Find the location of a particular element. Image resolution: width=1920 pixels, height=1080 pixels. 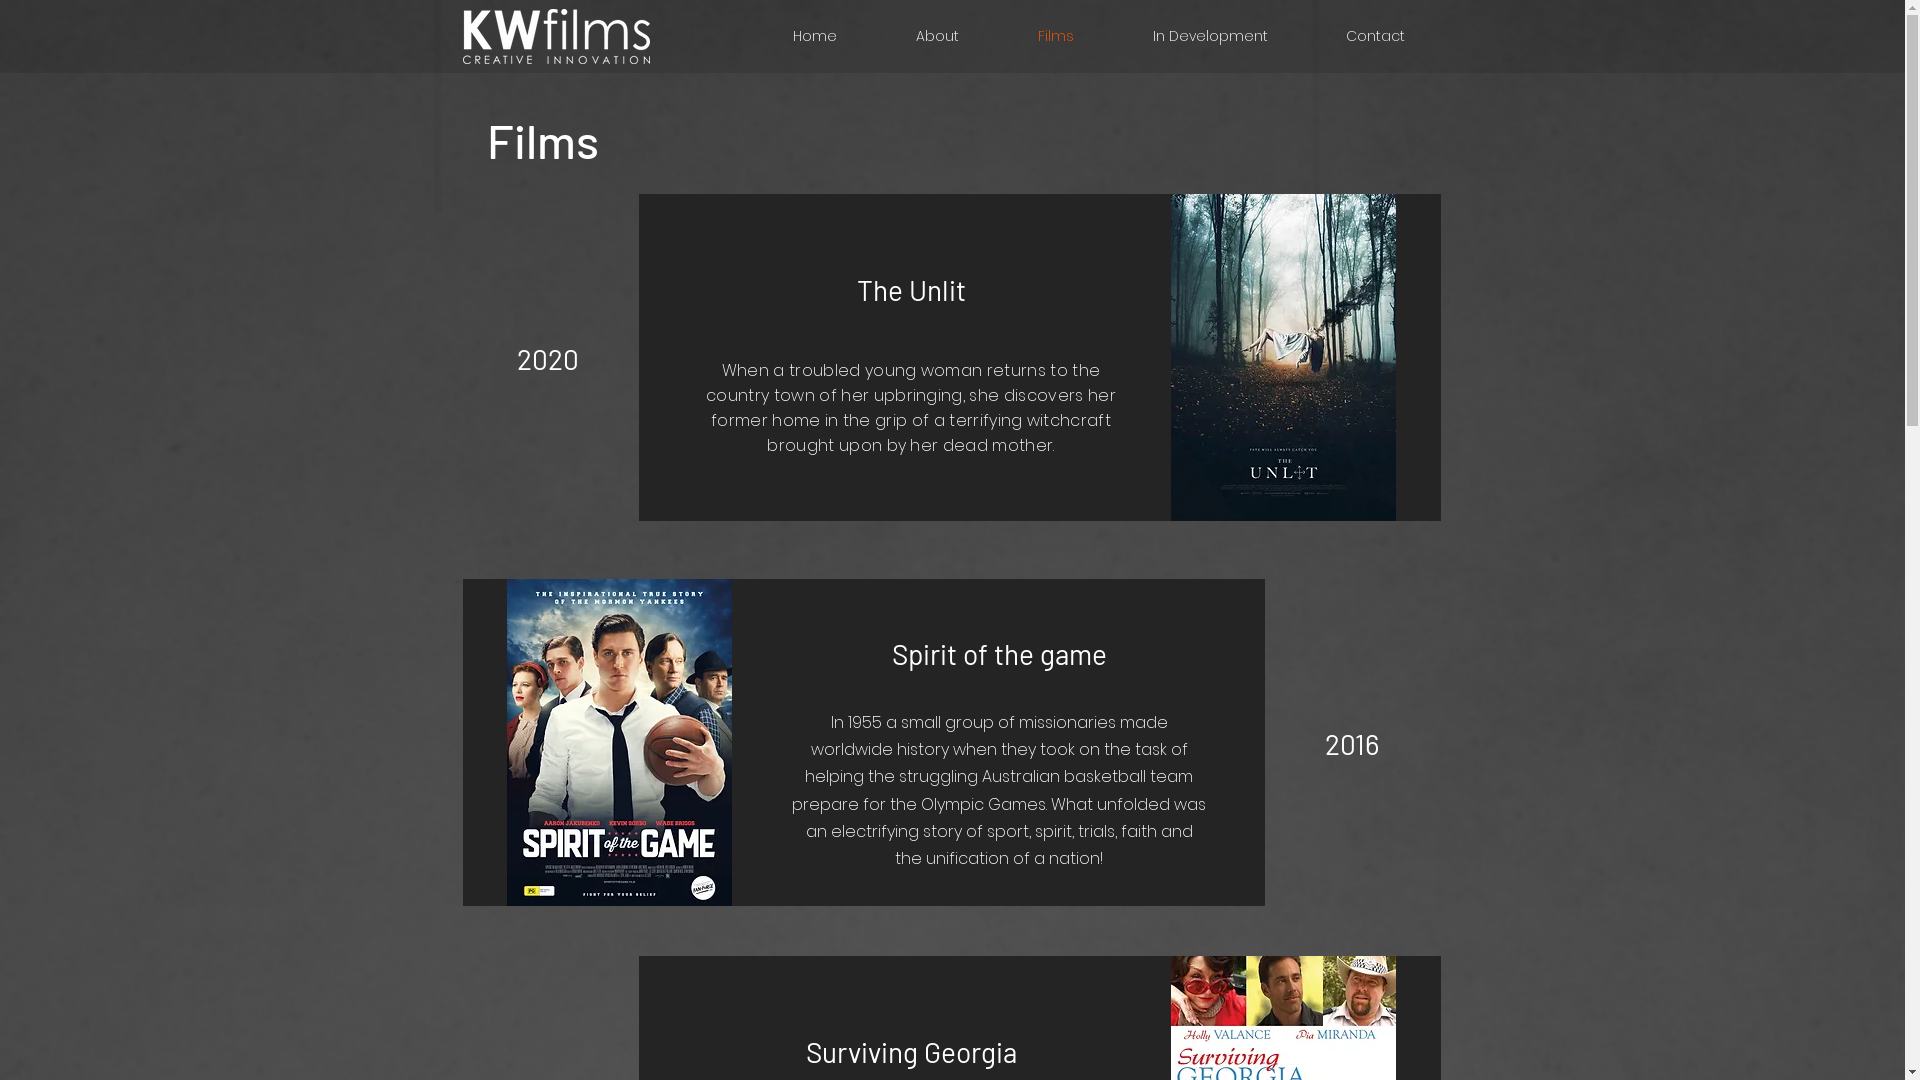

'Surviving Georgia' is located at coordinates (806, 1051).